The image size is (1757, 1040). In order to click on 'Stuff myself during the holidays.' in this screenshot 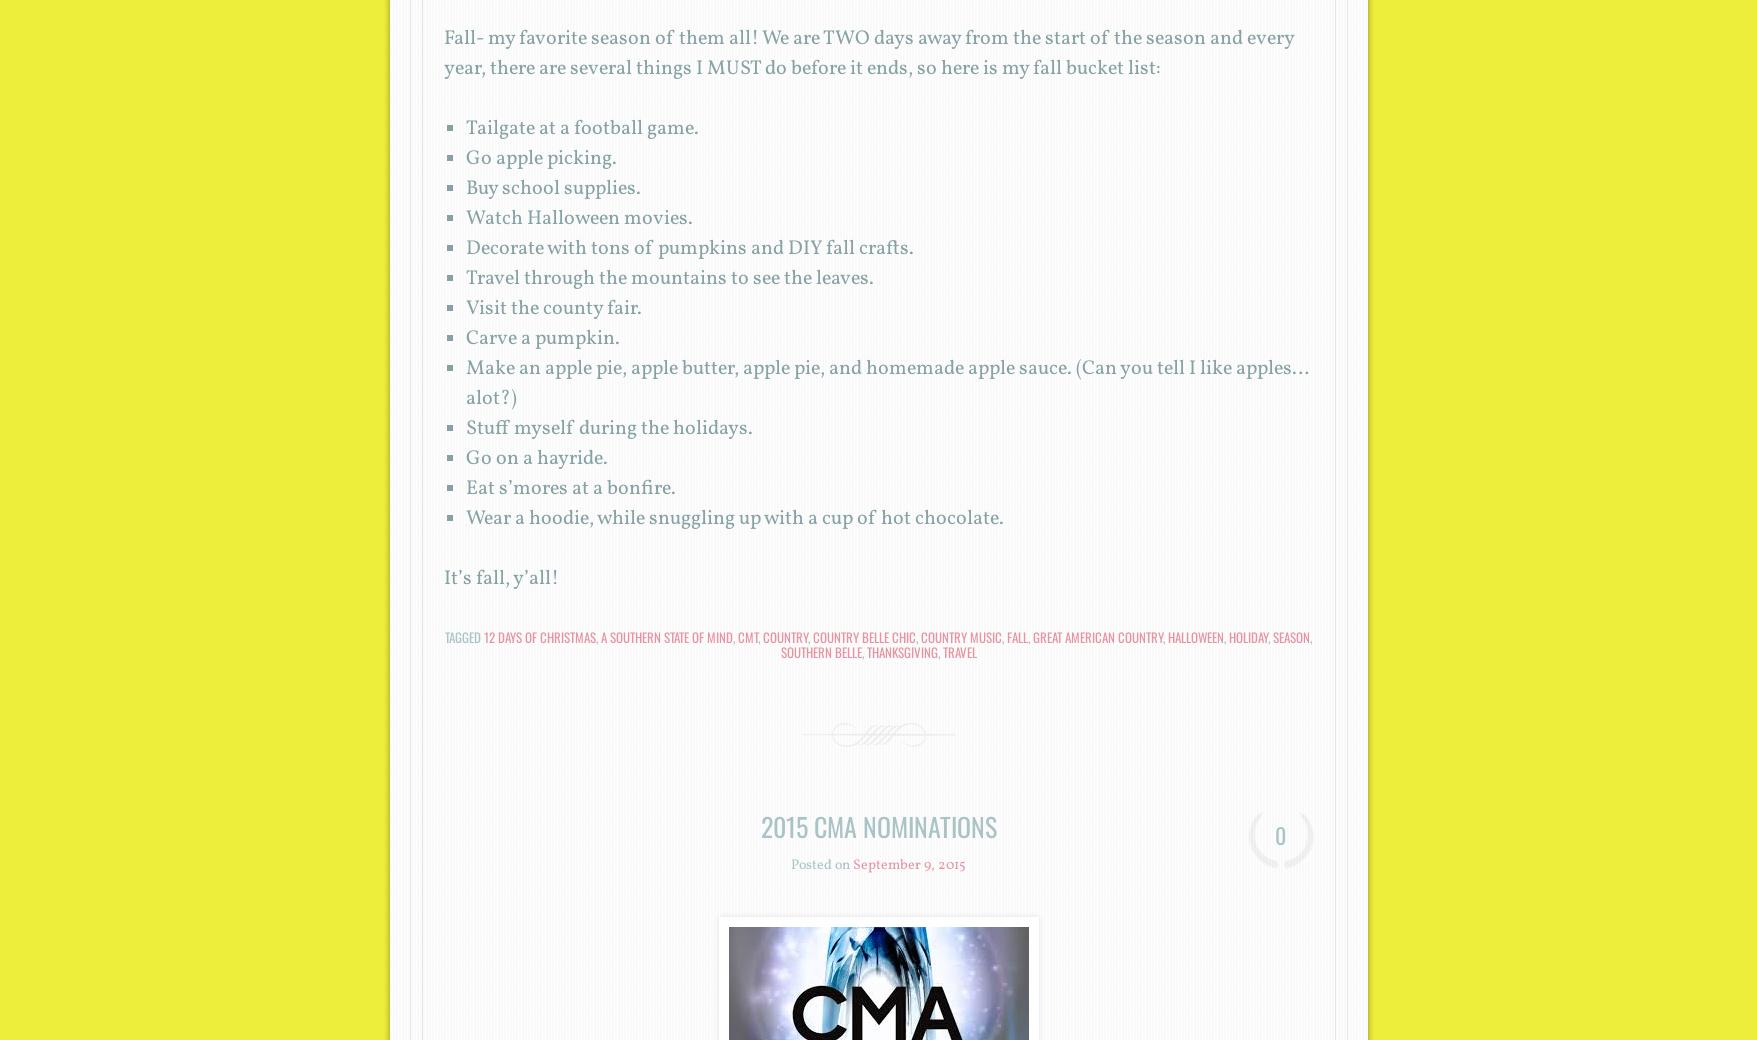, I will do `click(608, 429)`.